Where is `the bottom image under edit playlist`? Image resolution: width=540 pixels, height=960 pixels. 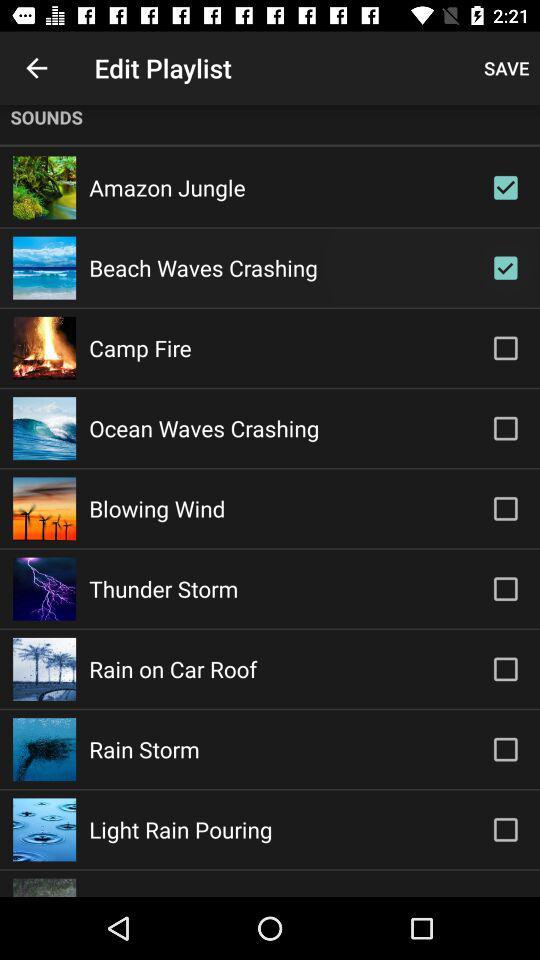
the bottom image under edit playlist is located at coordinates (44, 887).